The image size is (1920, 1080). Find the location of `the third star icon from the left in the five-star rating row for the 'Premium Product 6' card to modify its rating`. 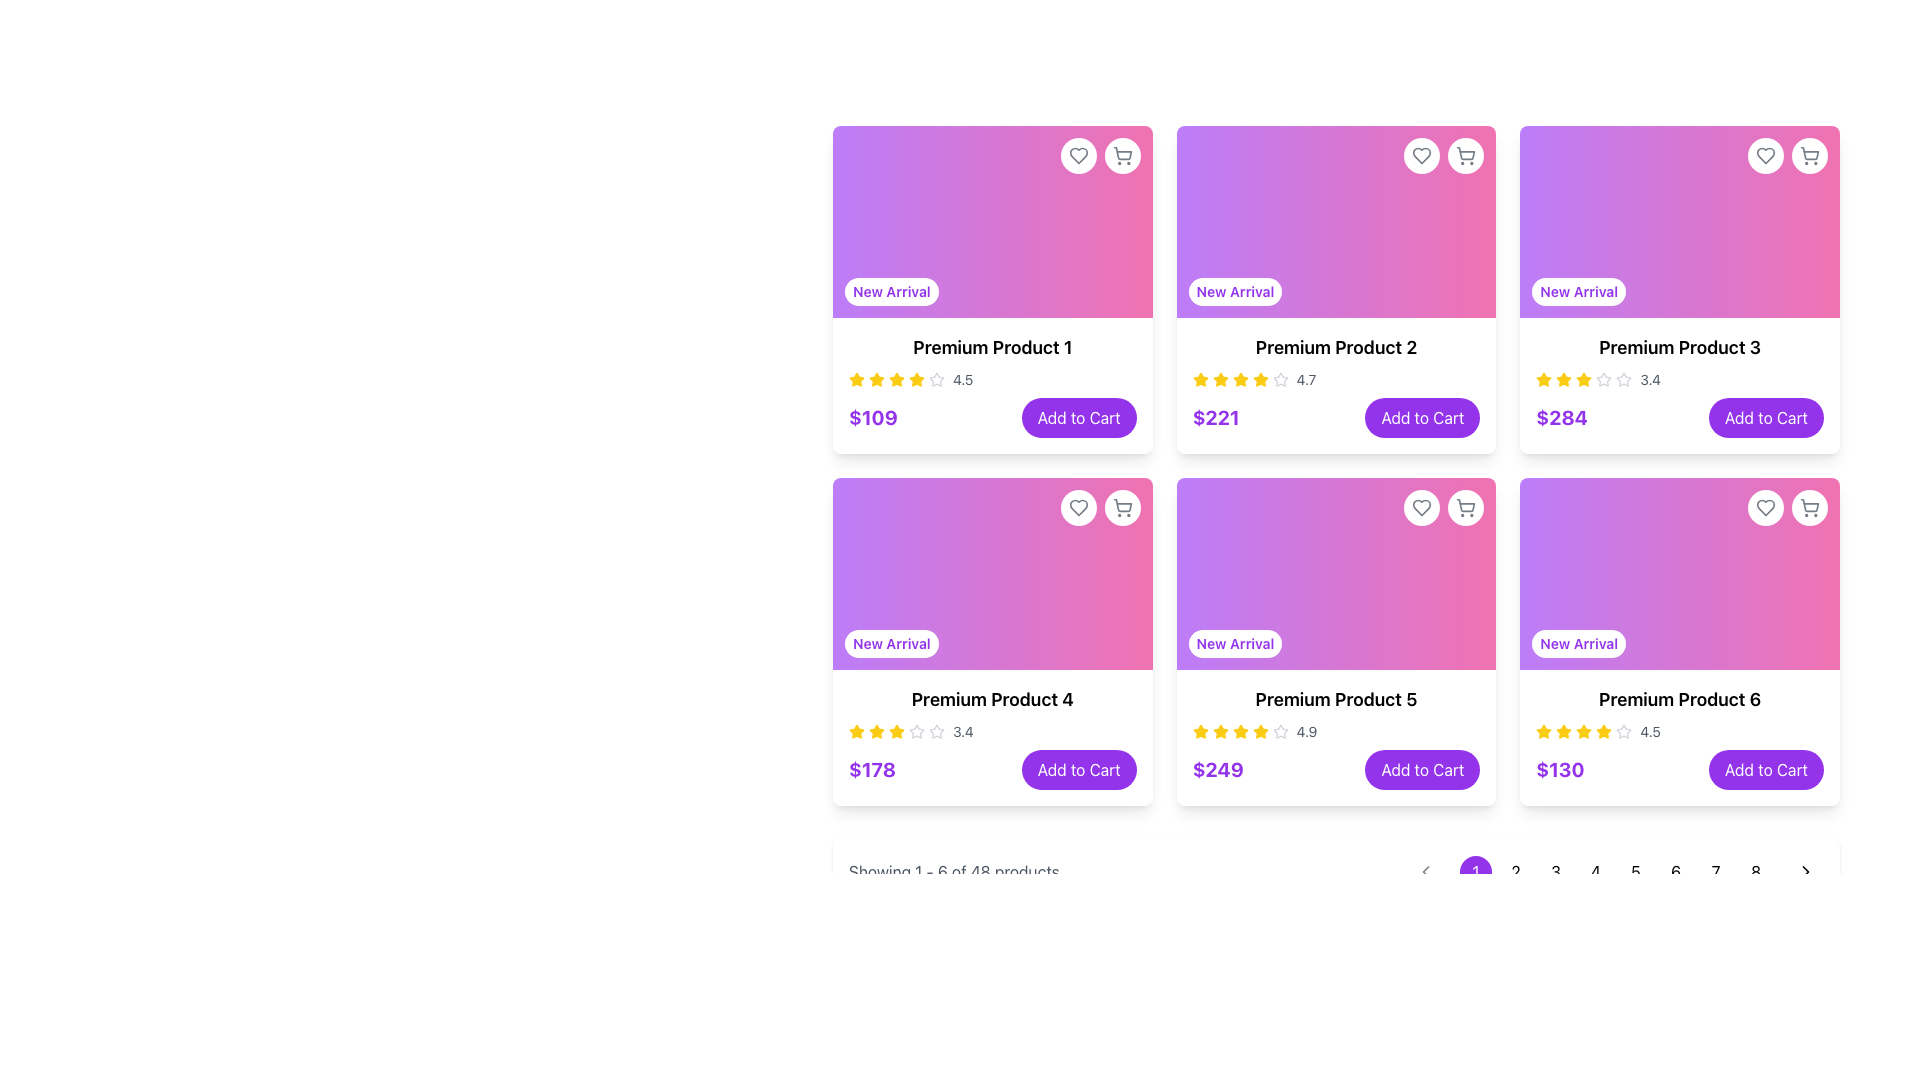

the third star icon from the left in the five-star rating row for the 'Premium Product 6' card to modify its rating is located at coordinates (1624, 731).